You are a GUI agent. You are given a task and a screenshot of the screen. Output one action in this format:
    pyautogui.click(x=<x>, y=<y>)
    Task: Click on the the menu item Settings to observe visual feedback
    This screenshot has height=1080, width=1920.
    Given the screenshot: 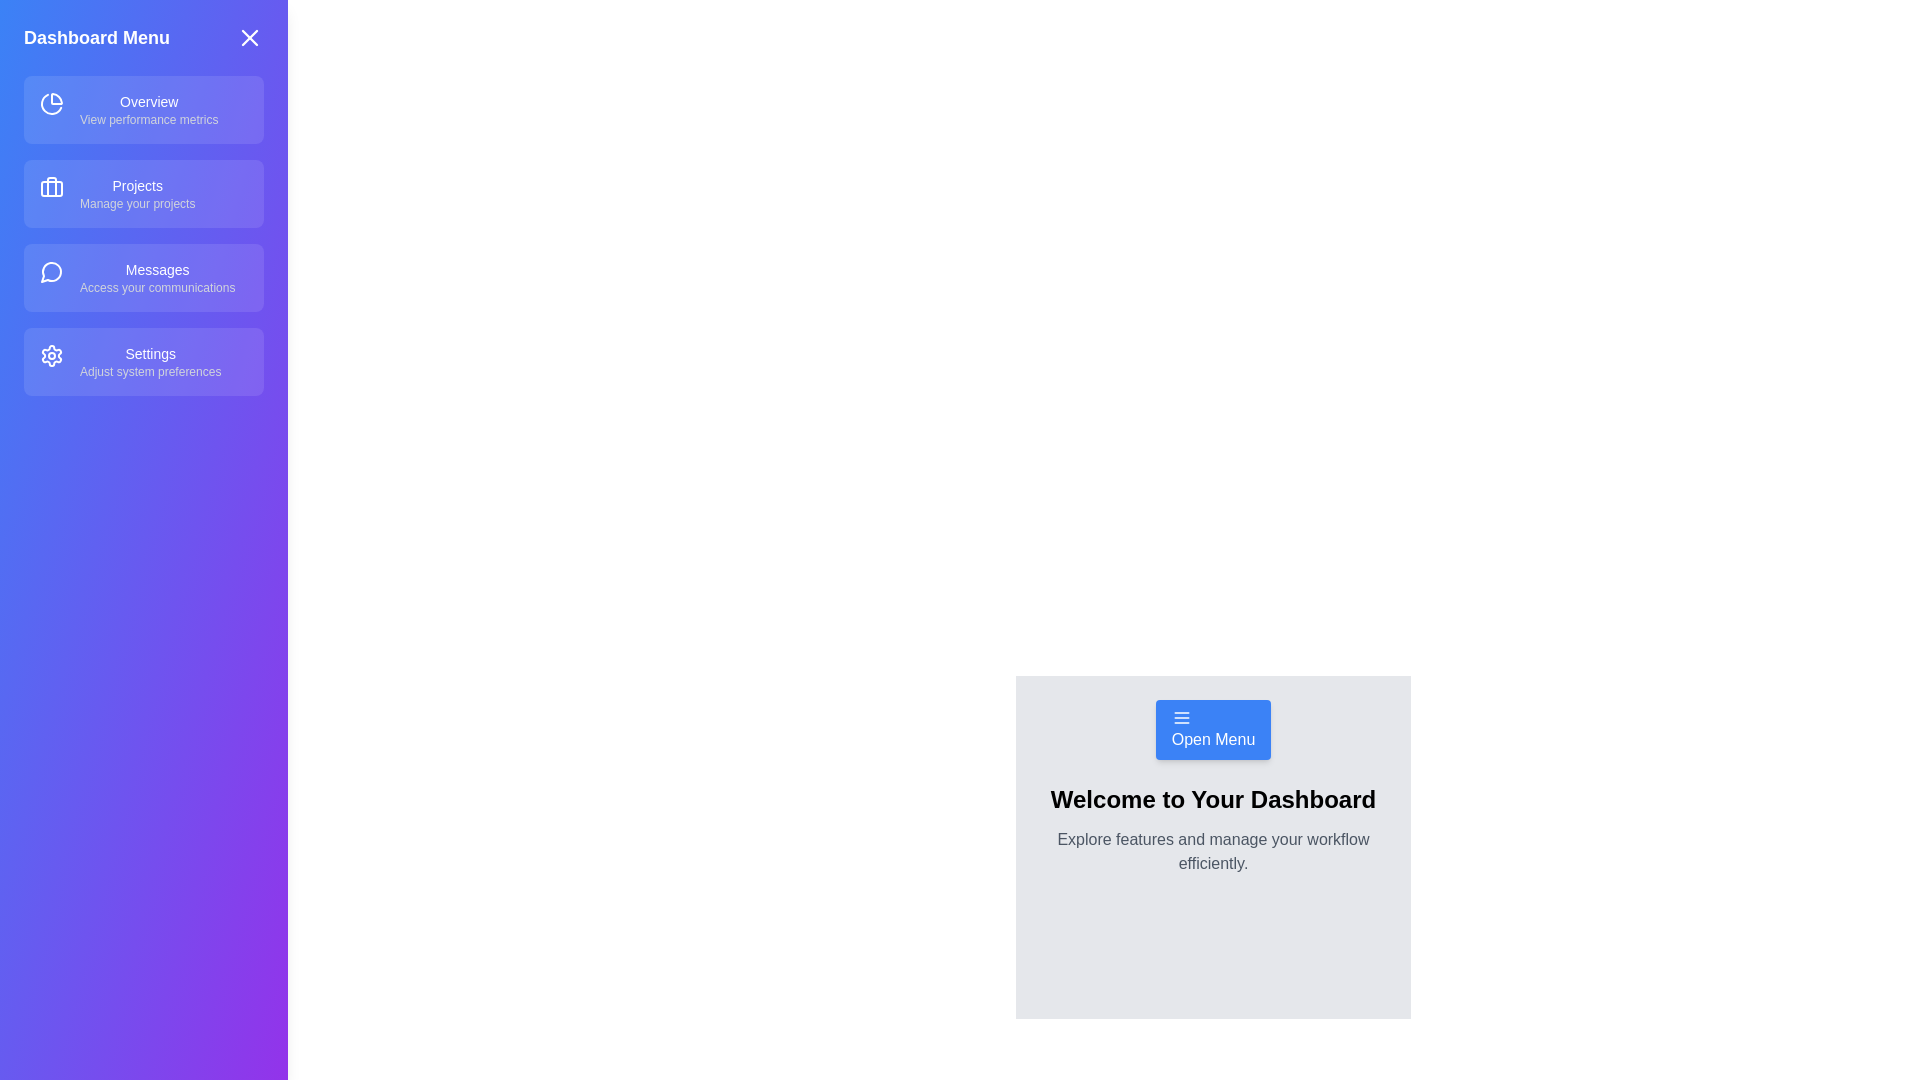 What is the action you would take?
    pyautogui.click(x=143, y=362)
    